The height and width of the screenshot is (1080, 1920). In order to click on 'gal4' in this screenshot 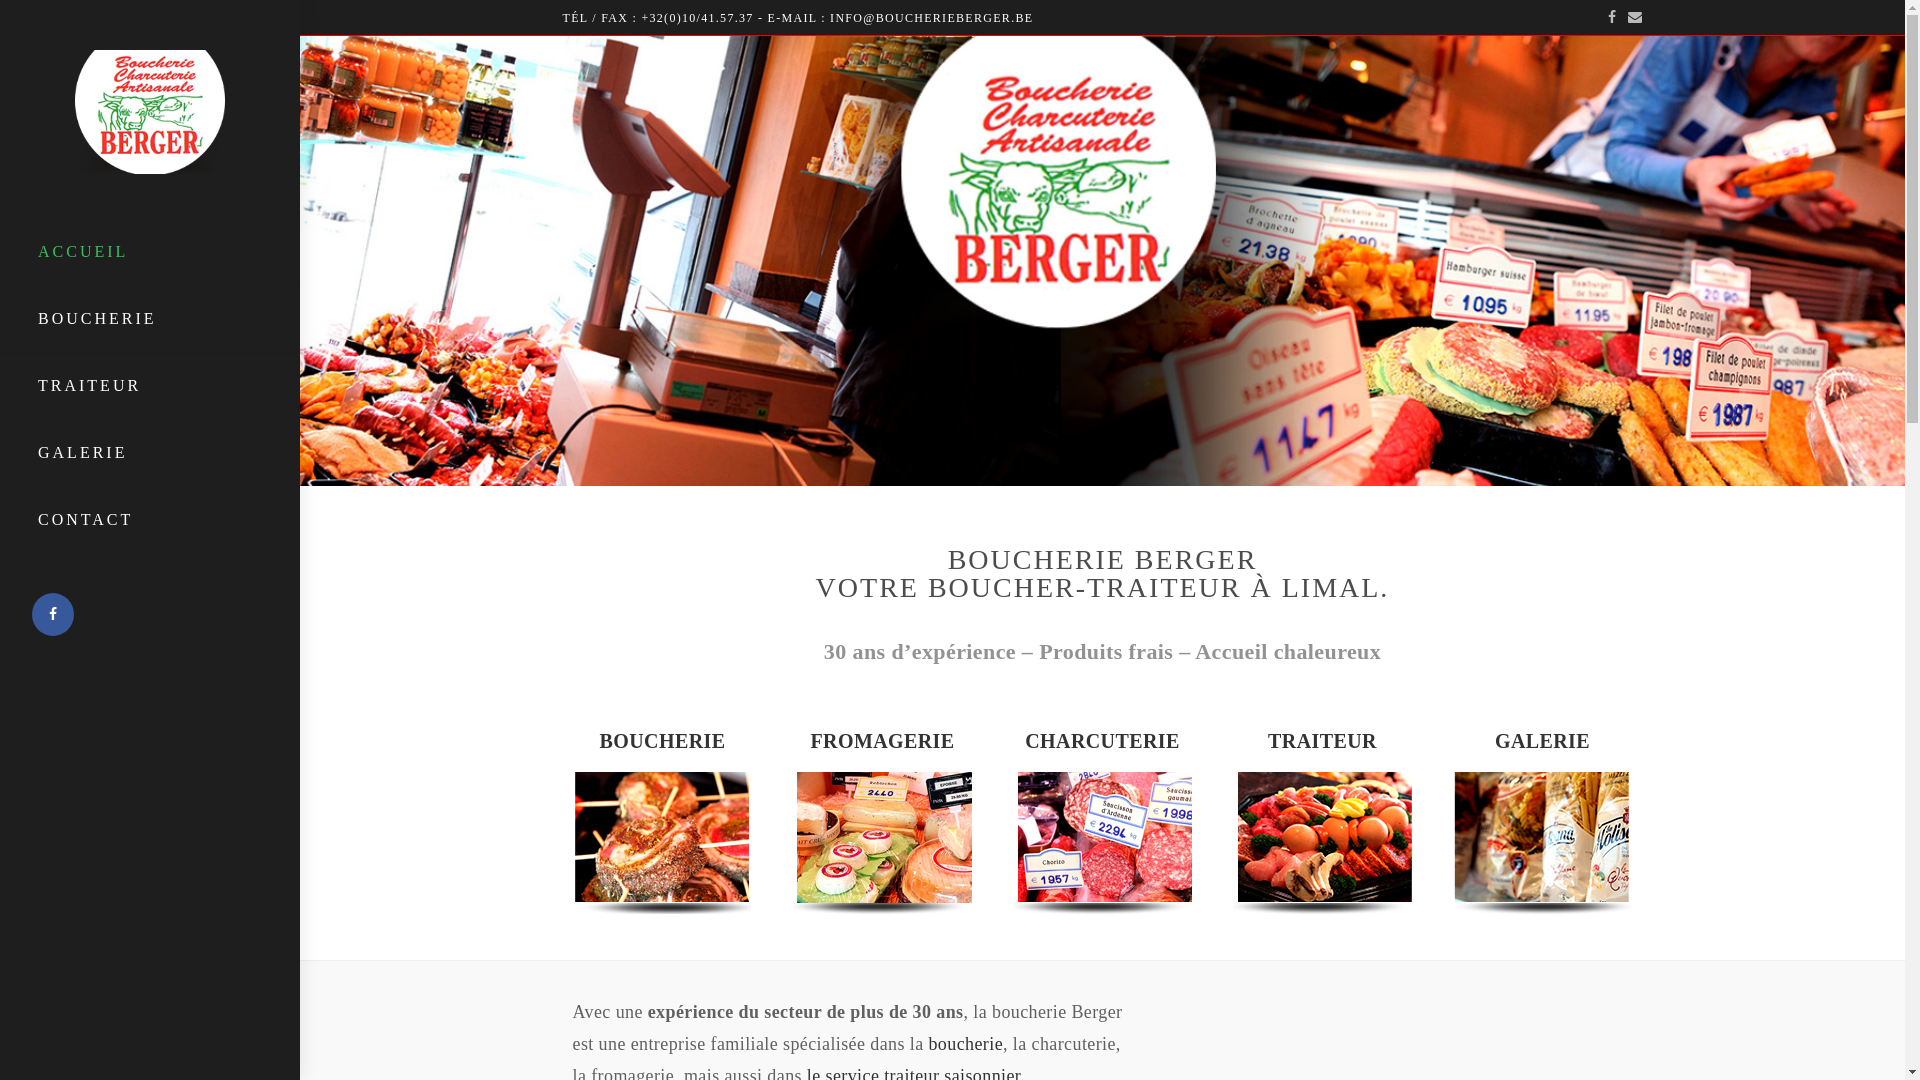, I will do `click(1453, 843)`.